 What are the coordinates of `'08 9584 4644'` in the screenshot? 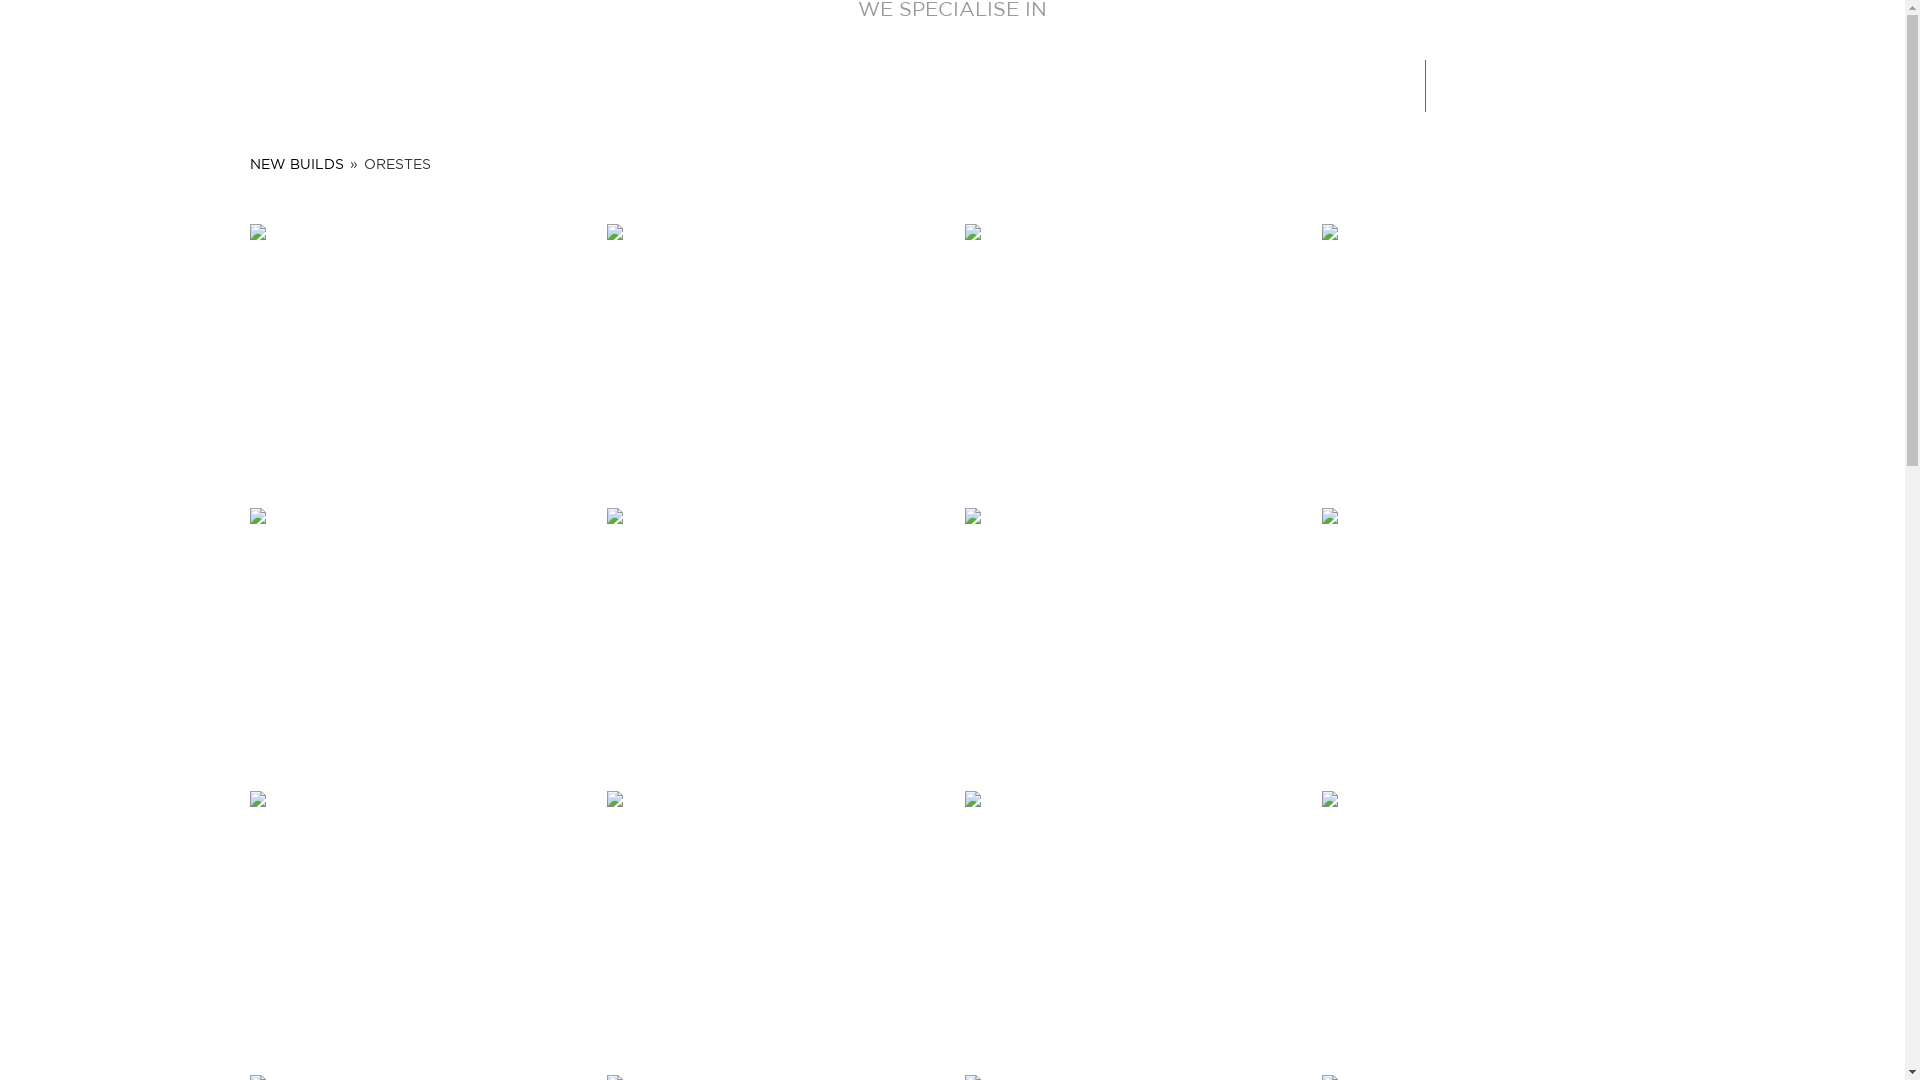 It's located at (1525, 85).